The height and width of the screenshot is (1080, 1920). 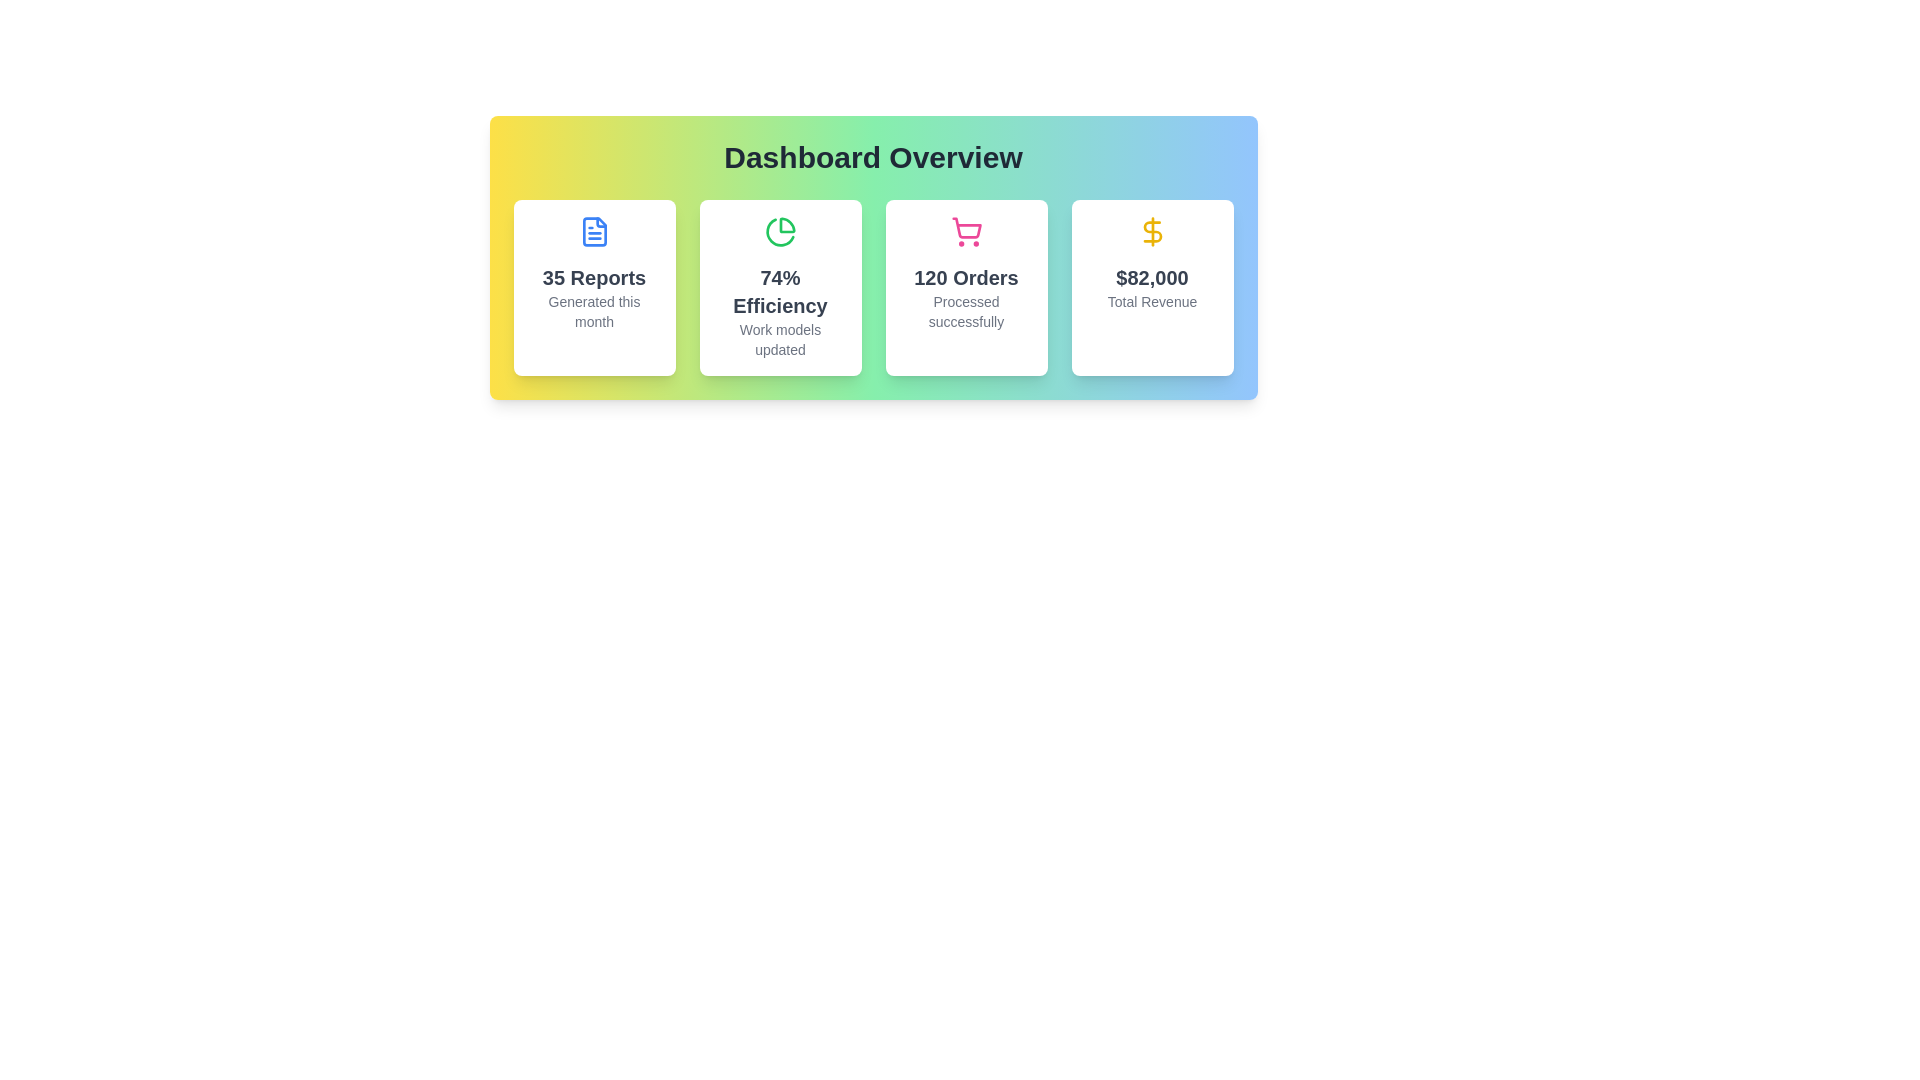 I want to click on the text label stating 'Total Revenue', which is styled in a small gray font and located beneath the figure '$82,000' in the Dashboard Overview section, so click(x=1152, y=301).